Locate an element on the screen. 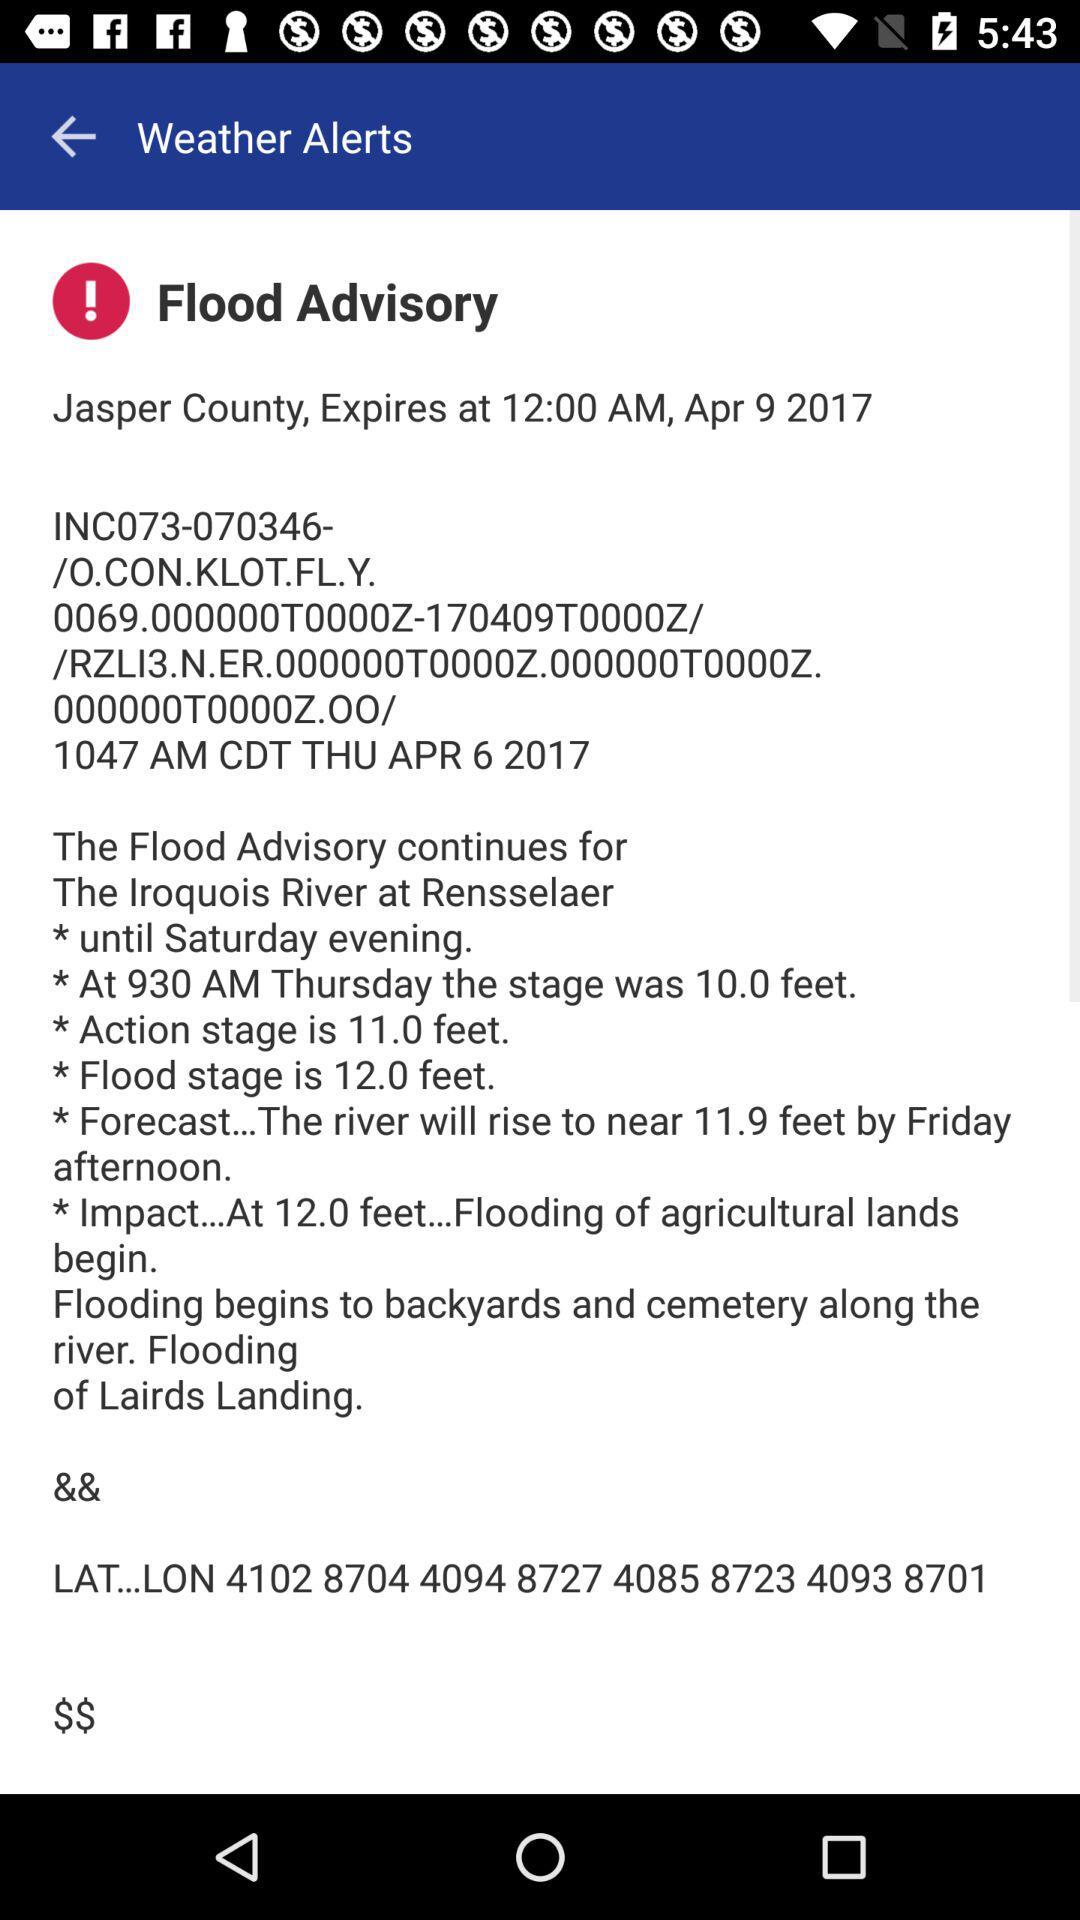  go back is located at coordinates (72, 135).